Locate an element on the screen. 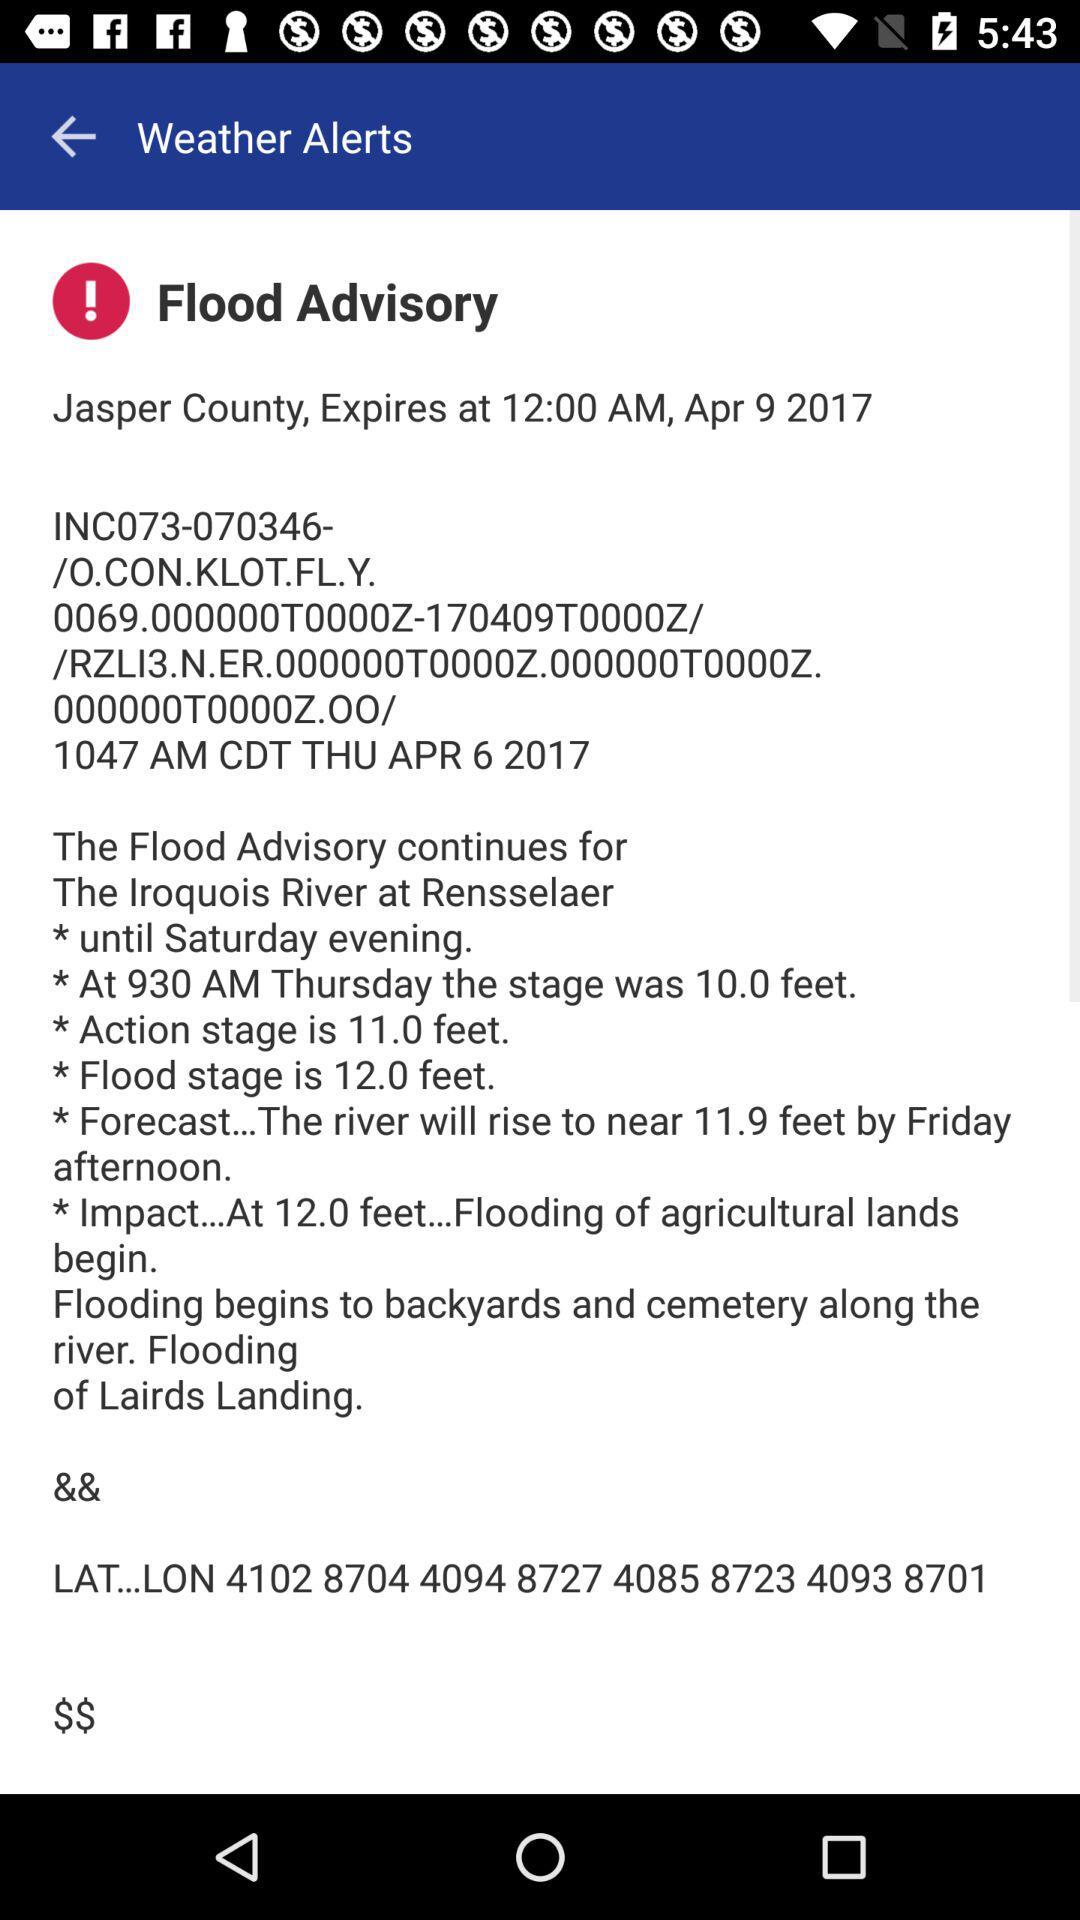  go back is located at coordinates (72, 135).